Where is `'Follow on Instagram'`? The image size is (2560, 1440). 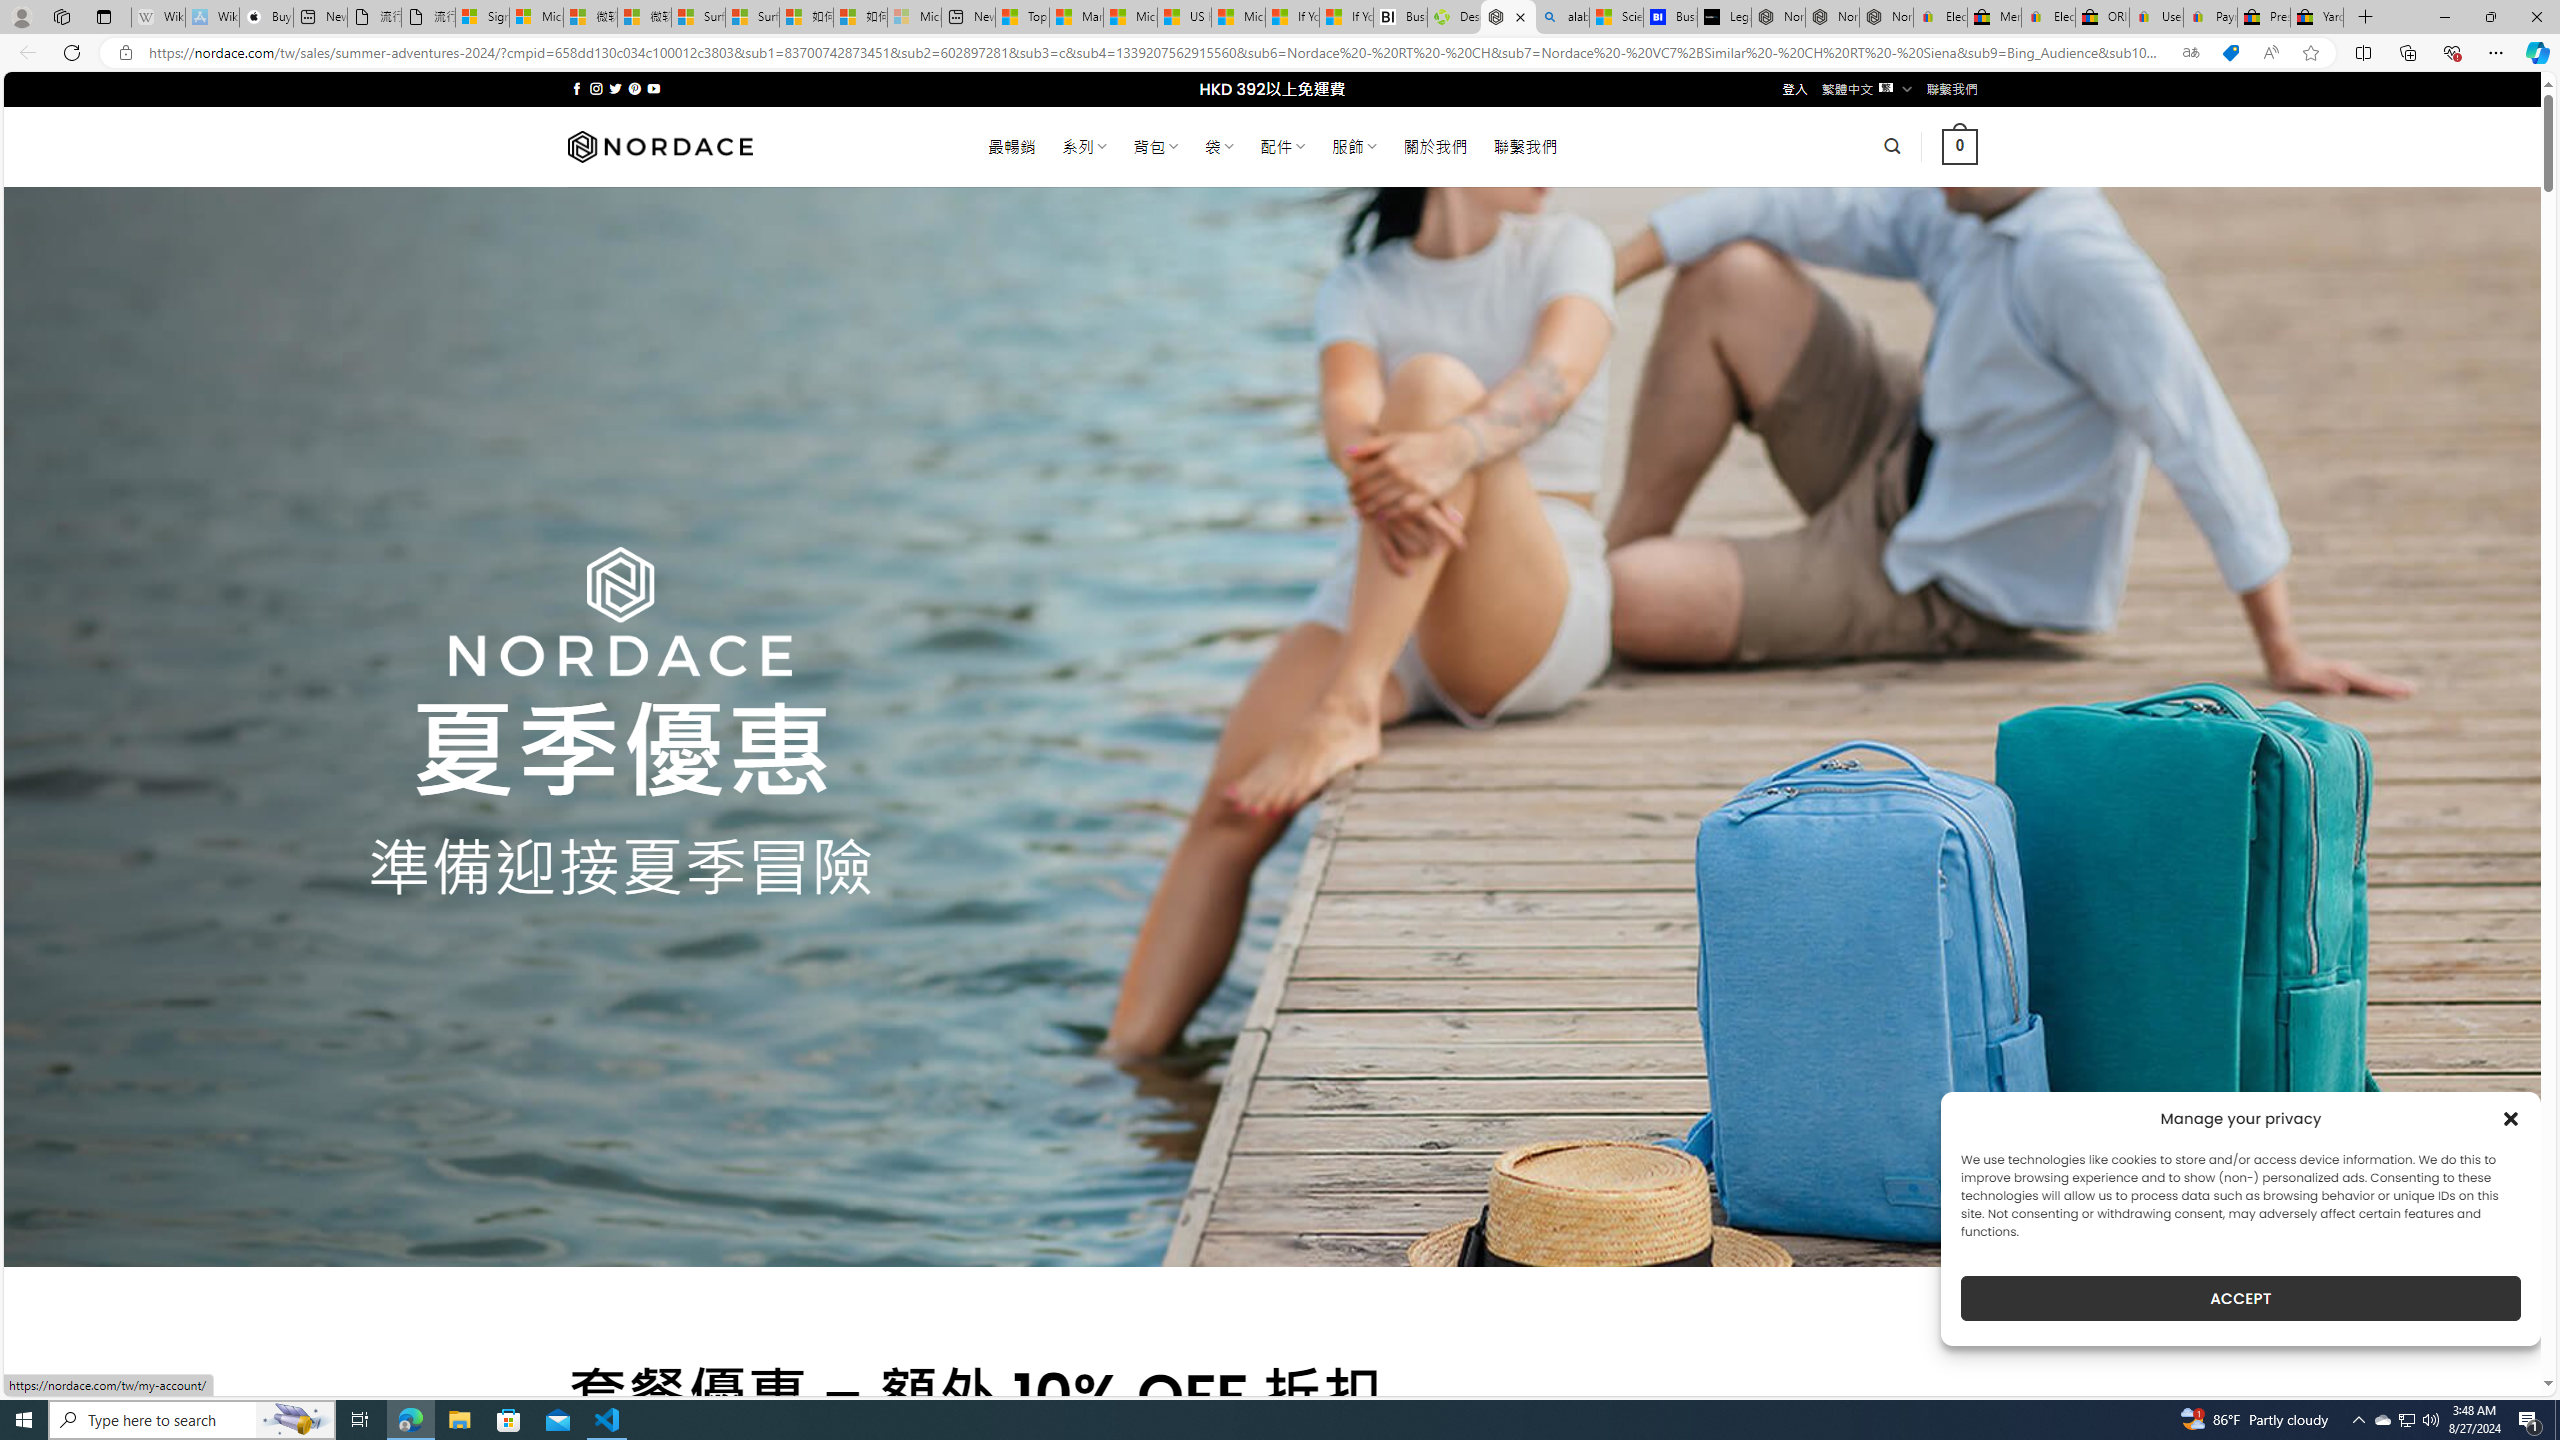 'Follow on Instagram' is located at coordinates (595, 88).